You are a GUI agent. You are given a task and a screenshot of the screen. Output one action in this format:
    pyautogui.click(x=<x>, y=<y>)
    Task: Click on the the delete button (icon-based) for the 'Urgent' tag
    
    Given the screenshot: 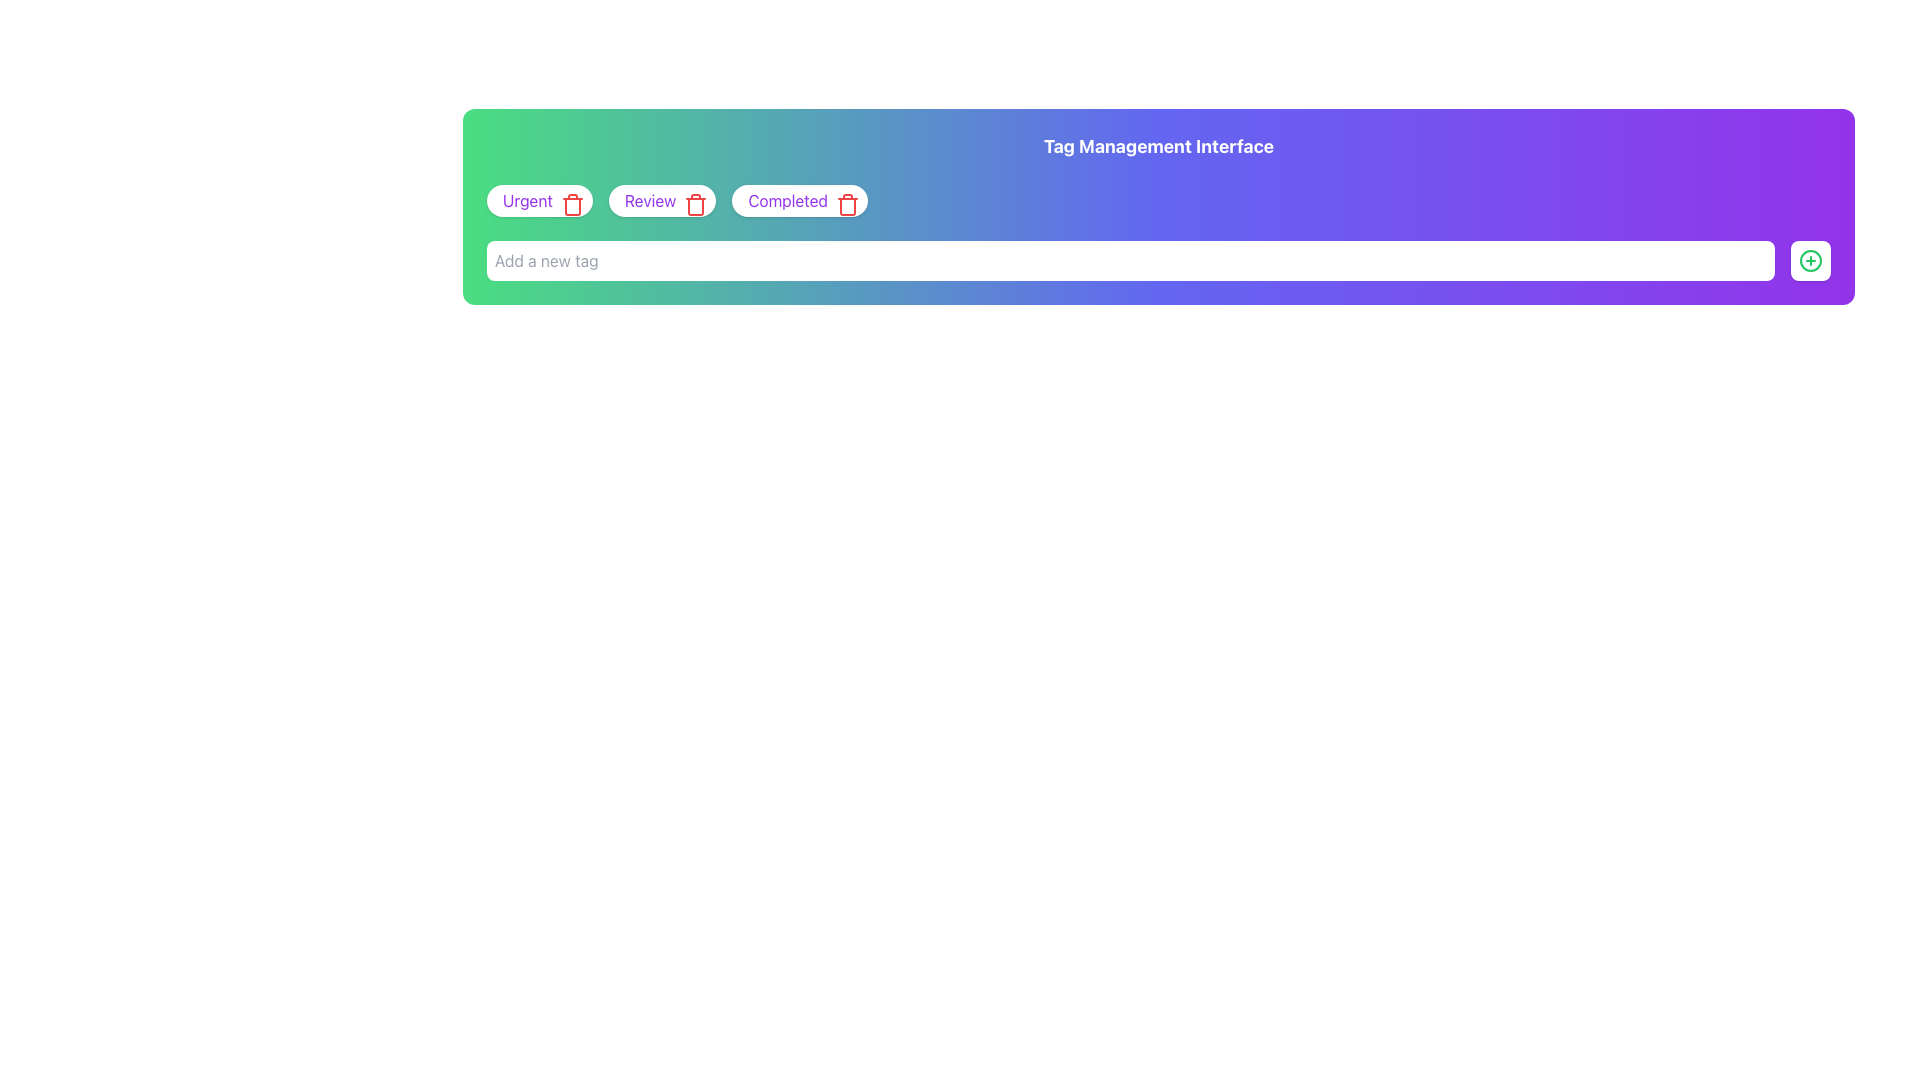 What is the action you would take?
    pyautogui.click(x=567, y=200)
    